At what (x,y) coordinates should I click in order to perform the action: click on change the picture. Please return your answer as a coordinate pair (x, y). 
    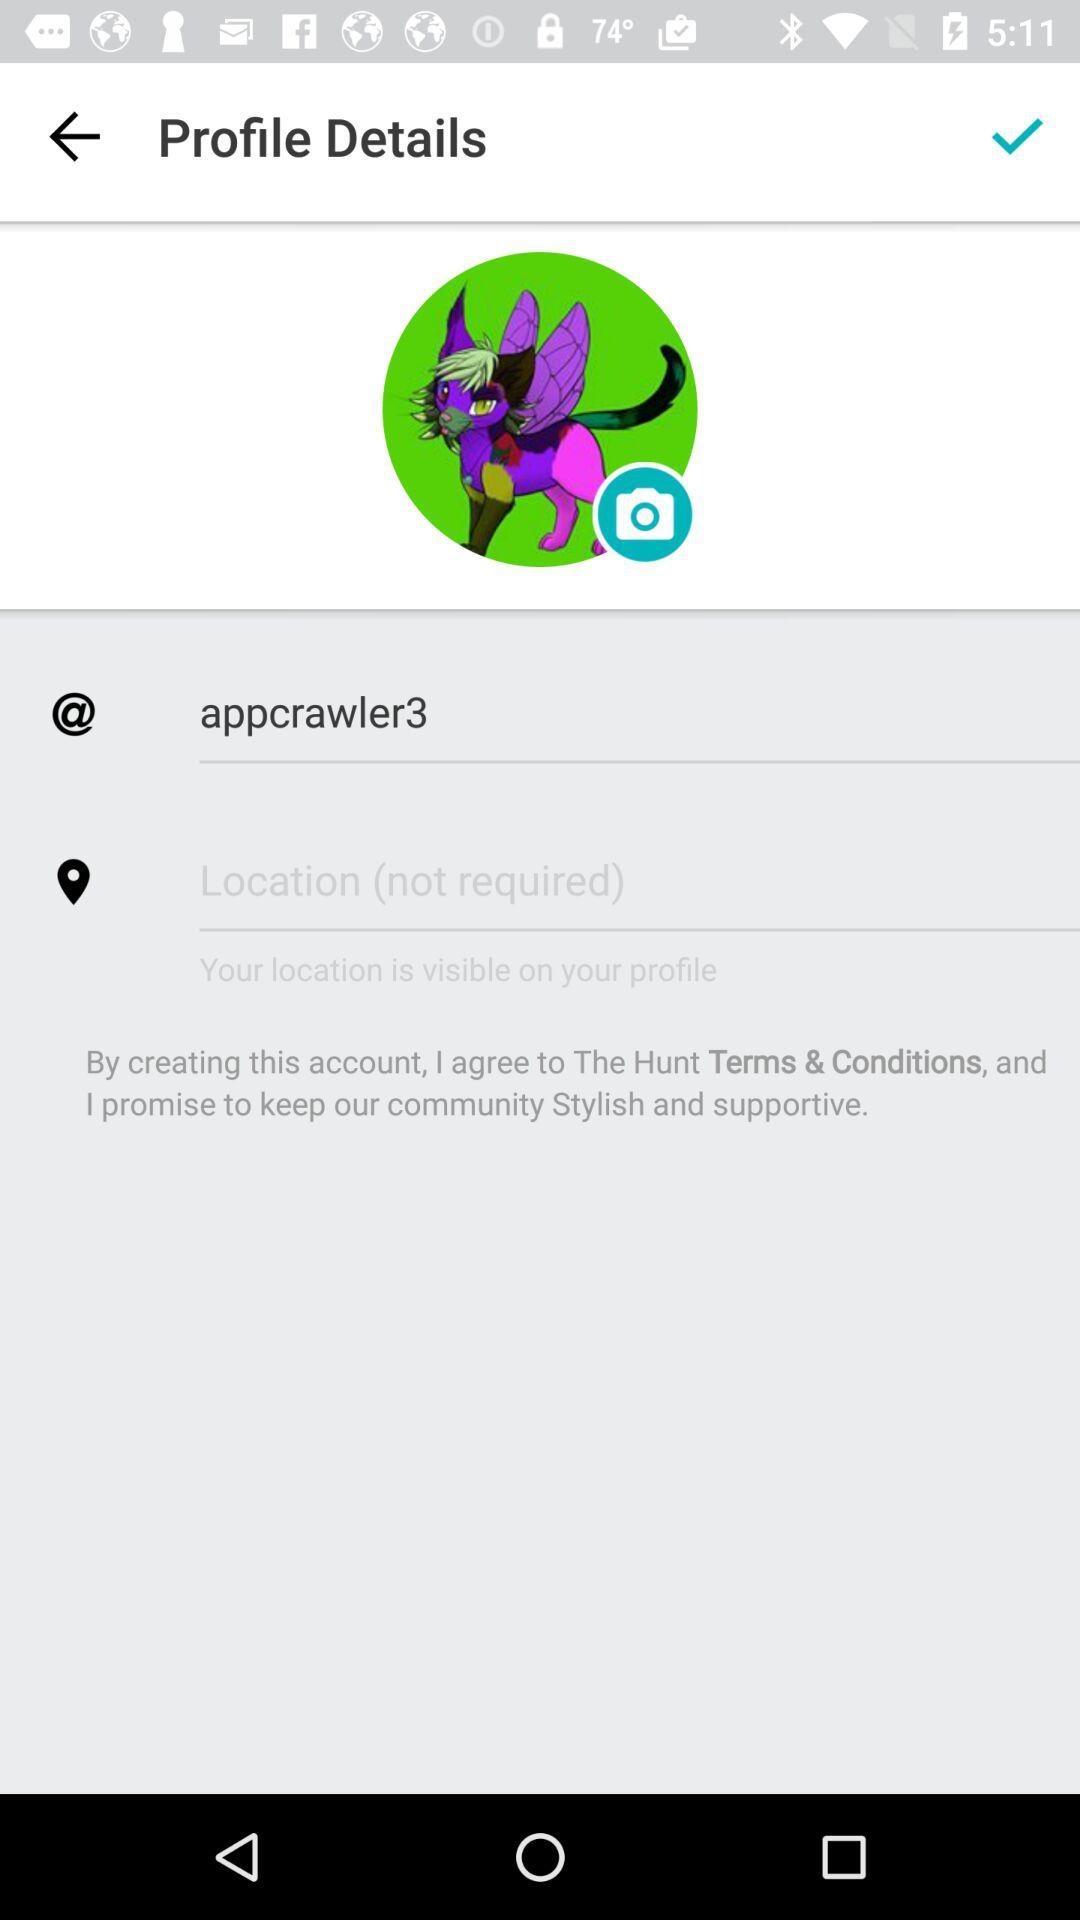
    Looking at the image, I should click on (644, 514).